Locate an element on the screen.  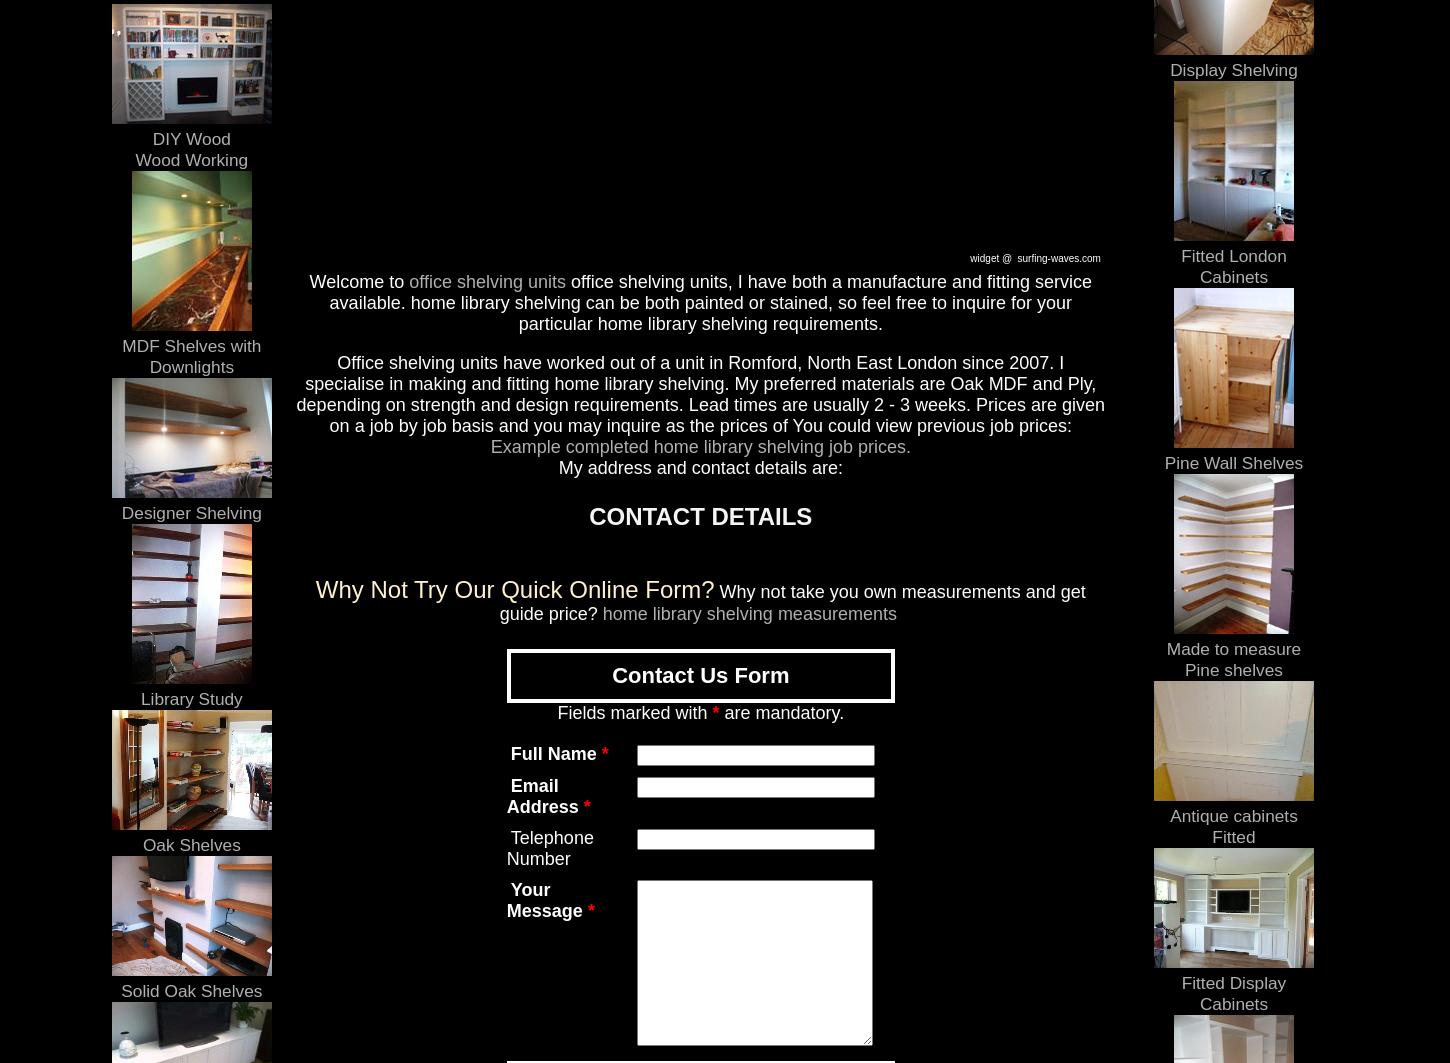
'Made to measure' is located at coordinates (1164, 647).